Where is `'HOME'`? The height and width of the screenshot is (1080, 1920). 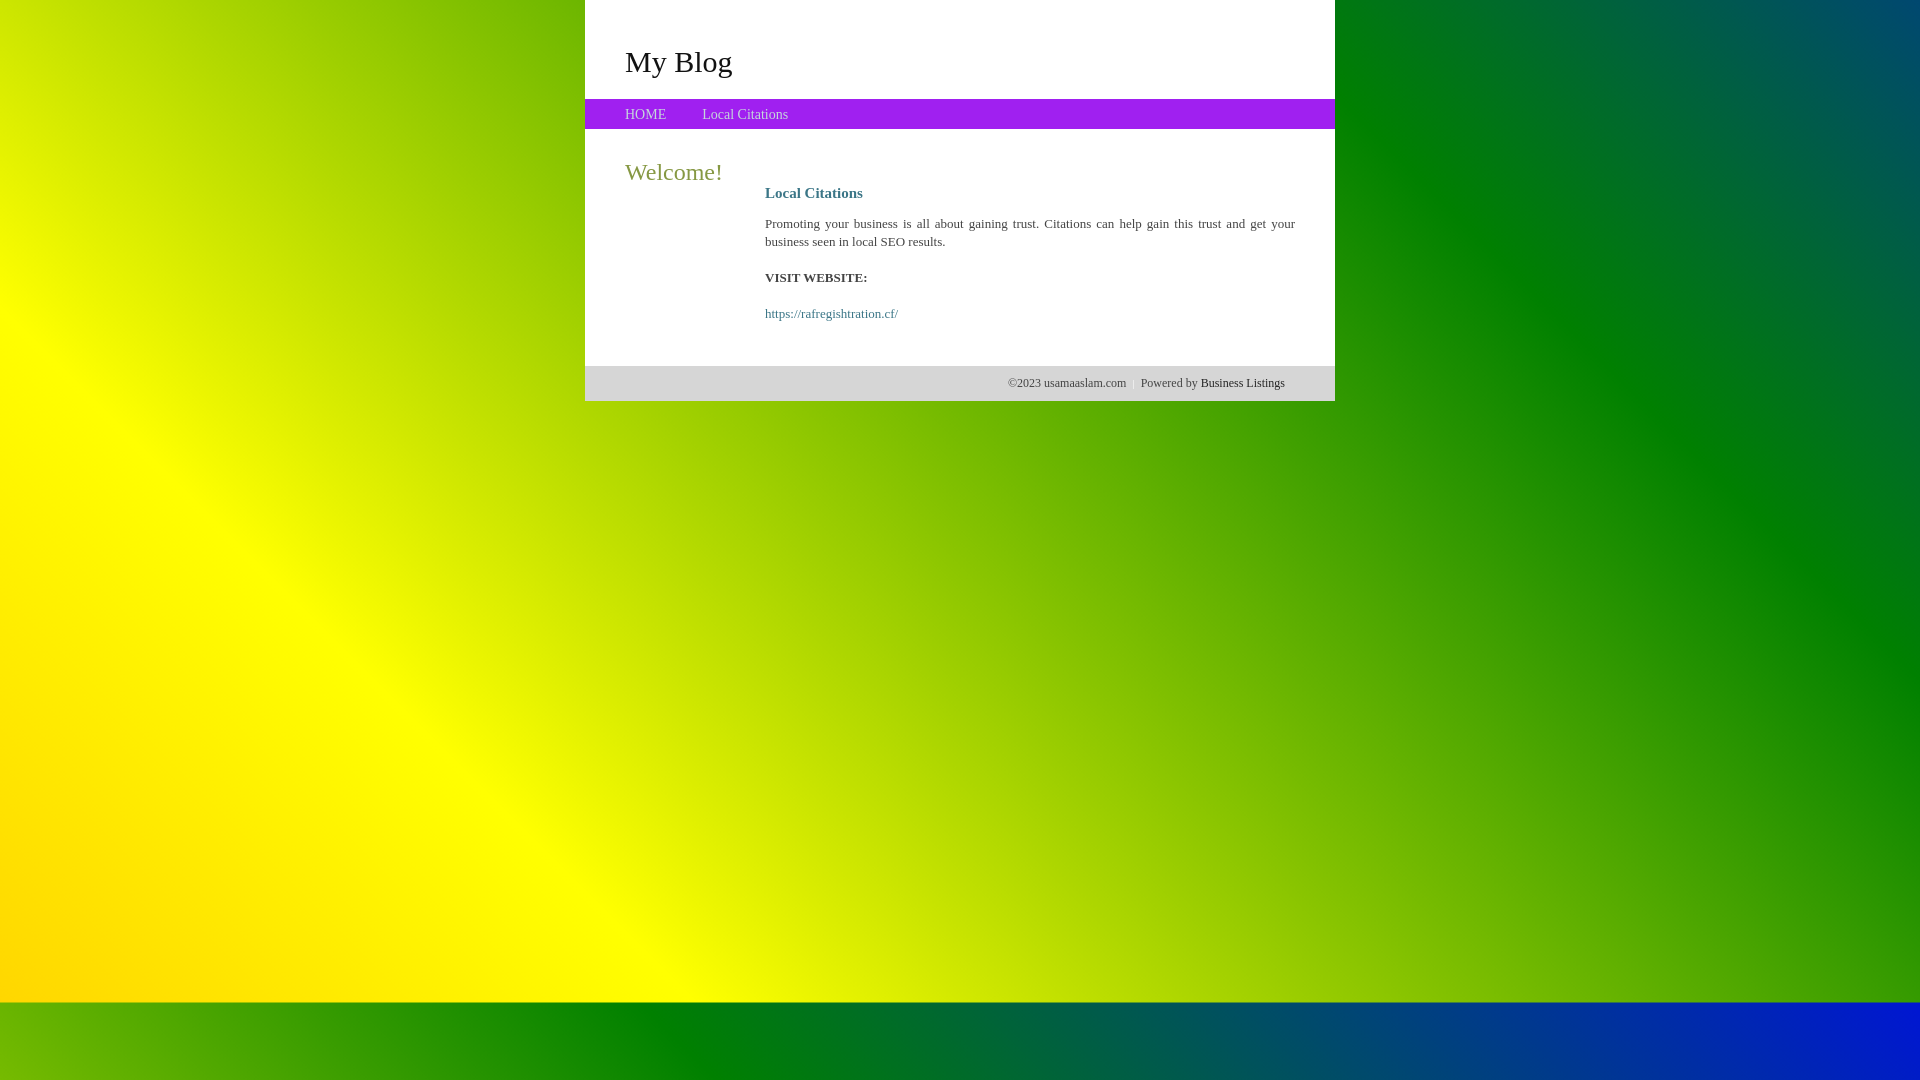
'HOME' is located at coordinates (645, 114).